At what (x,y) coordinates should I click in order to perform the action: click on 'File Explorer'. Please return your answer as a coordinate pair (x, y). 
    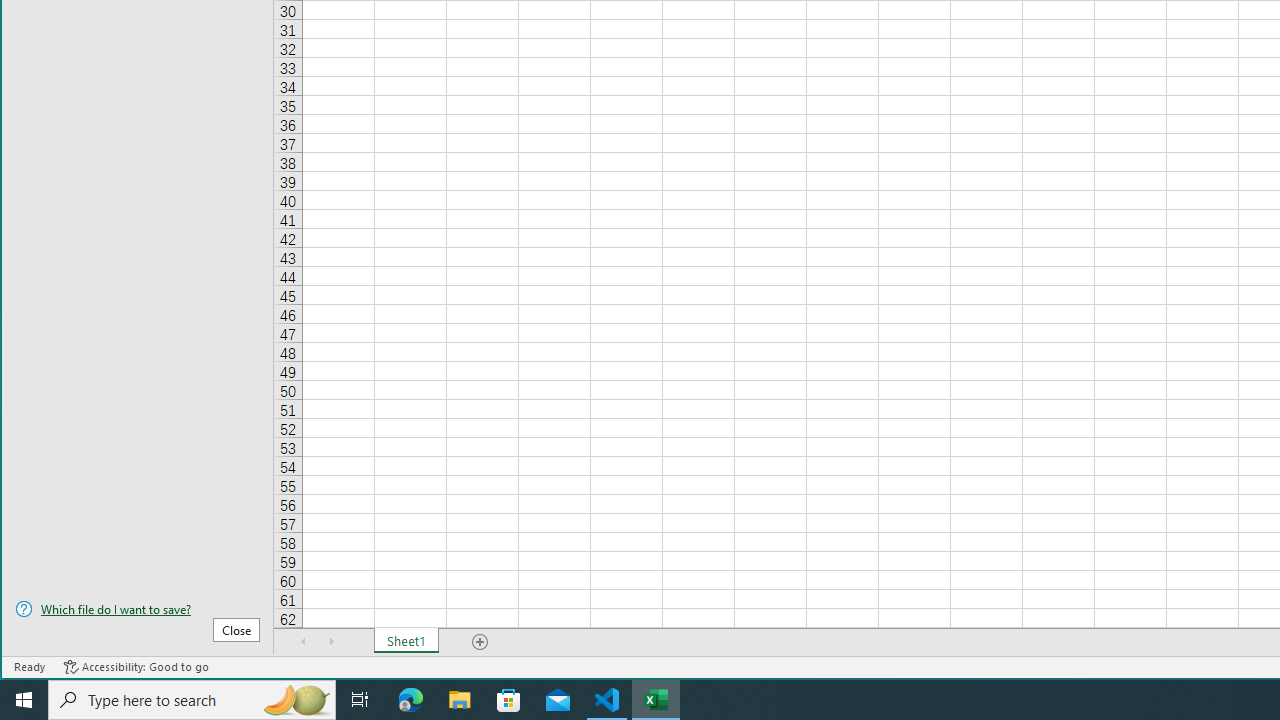
    Looking at the image, I should click on (459, 698).